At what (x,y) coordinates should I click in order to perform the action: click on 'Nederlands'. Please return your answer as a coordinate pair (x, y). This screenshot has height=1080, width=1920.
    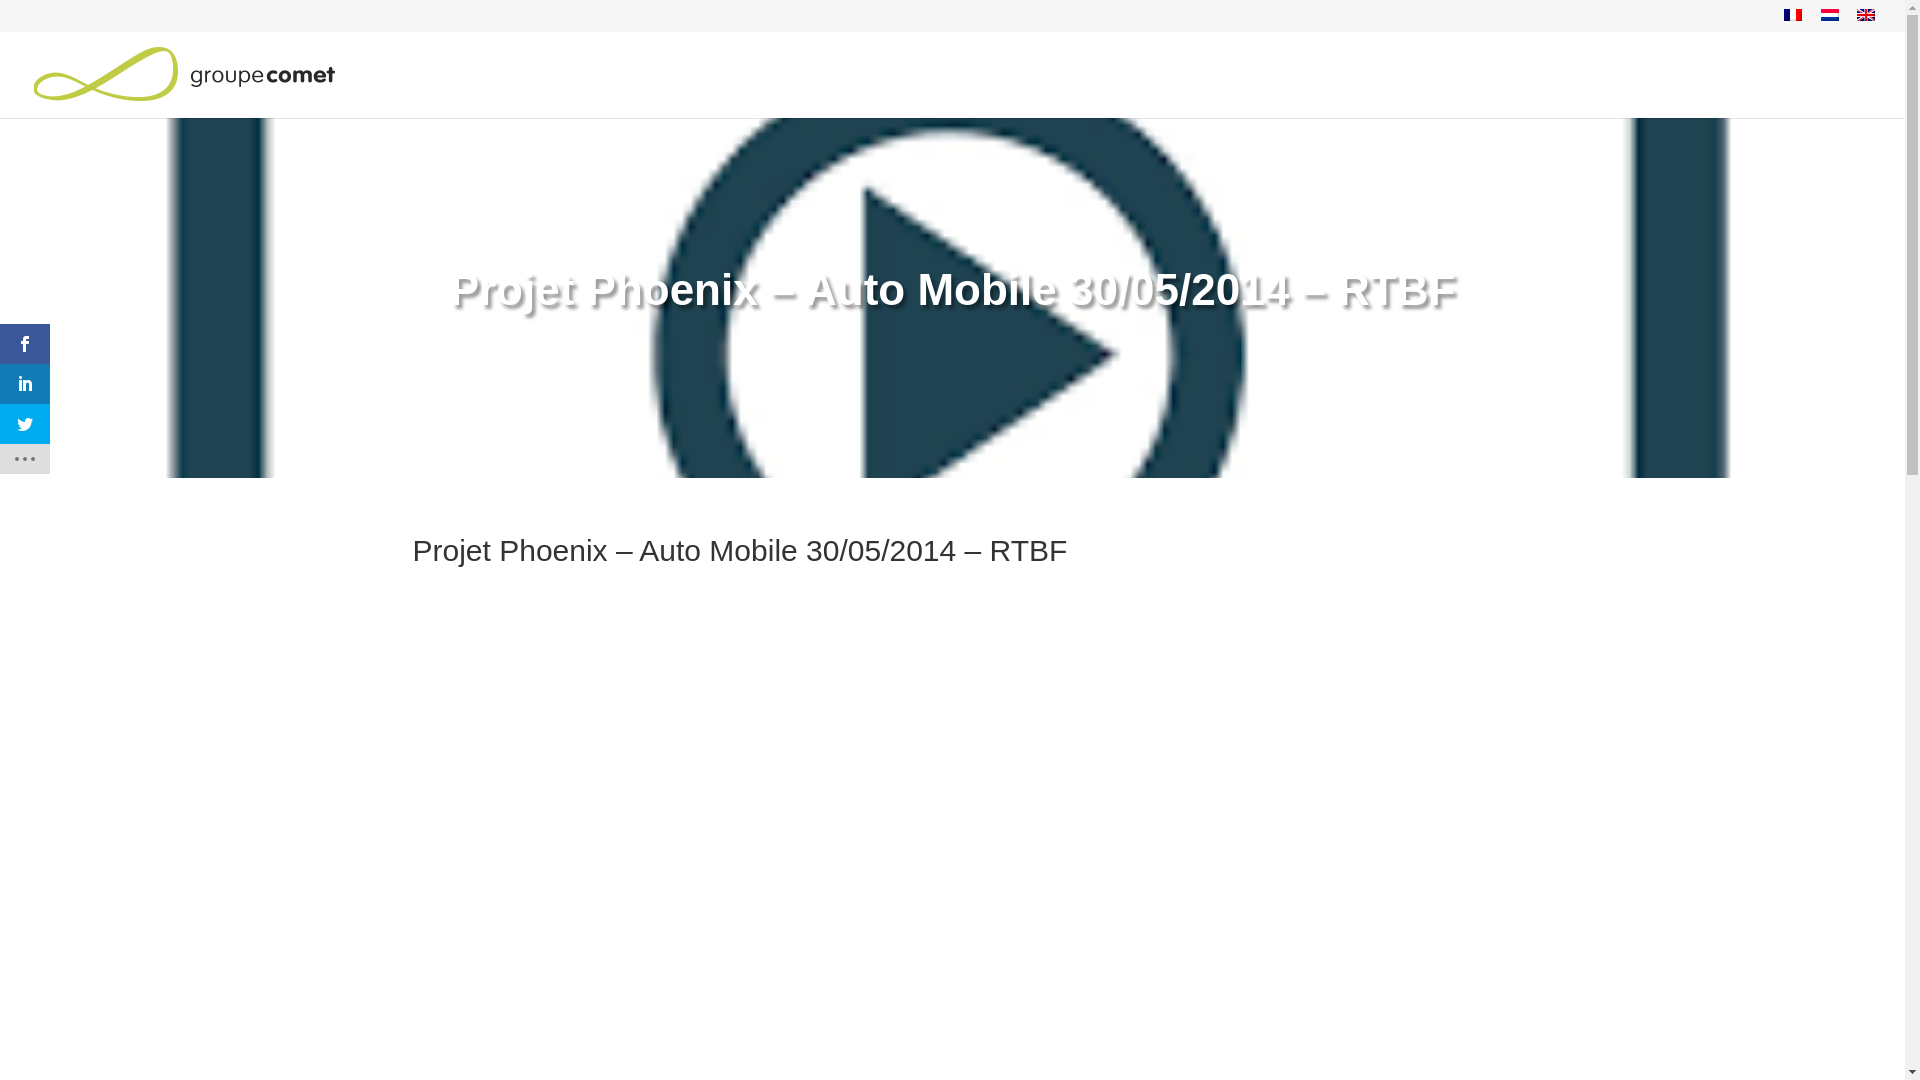
    Looking at the image, I should click on (1820, 15).